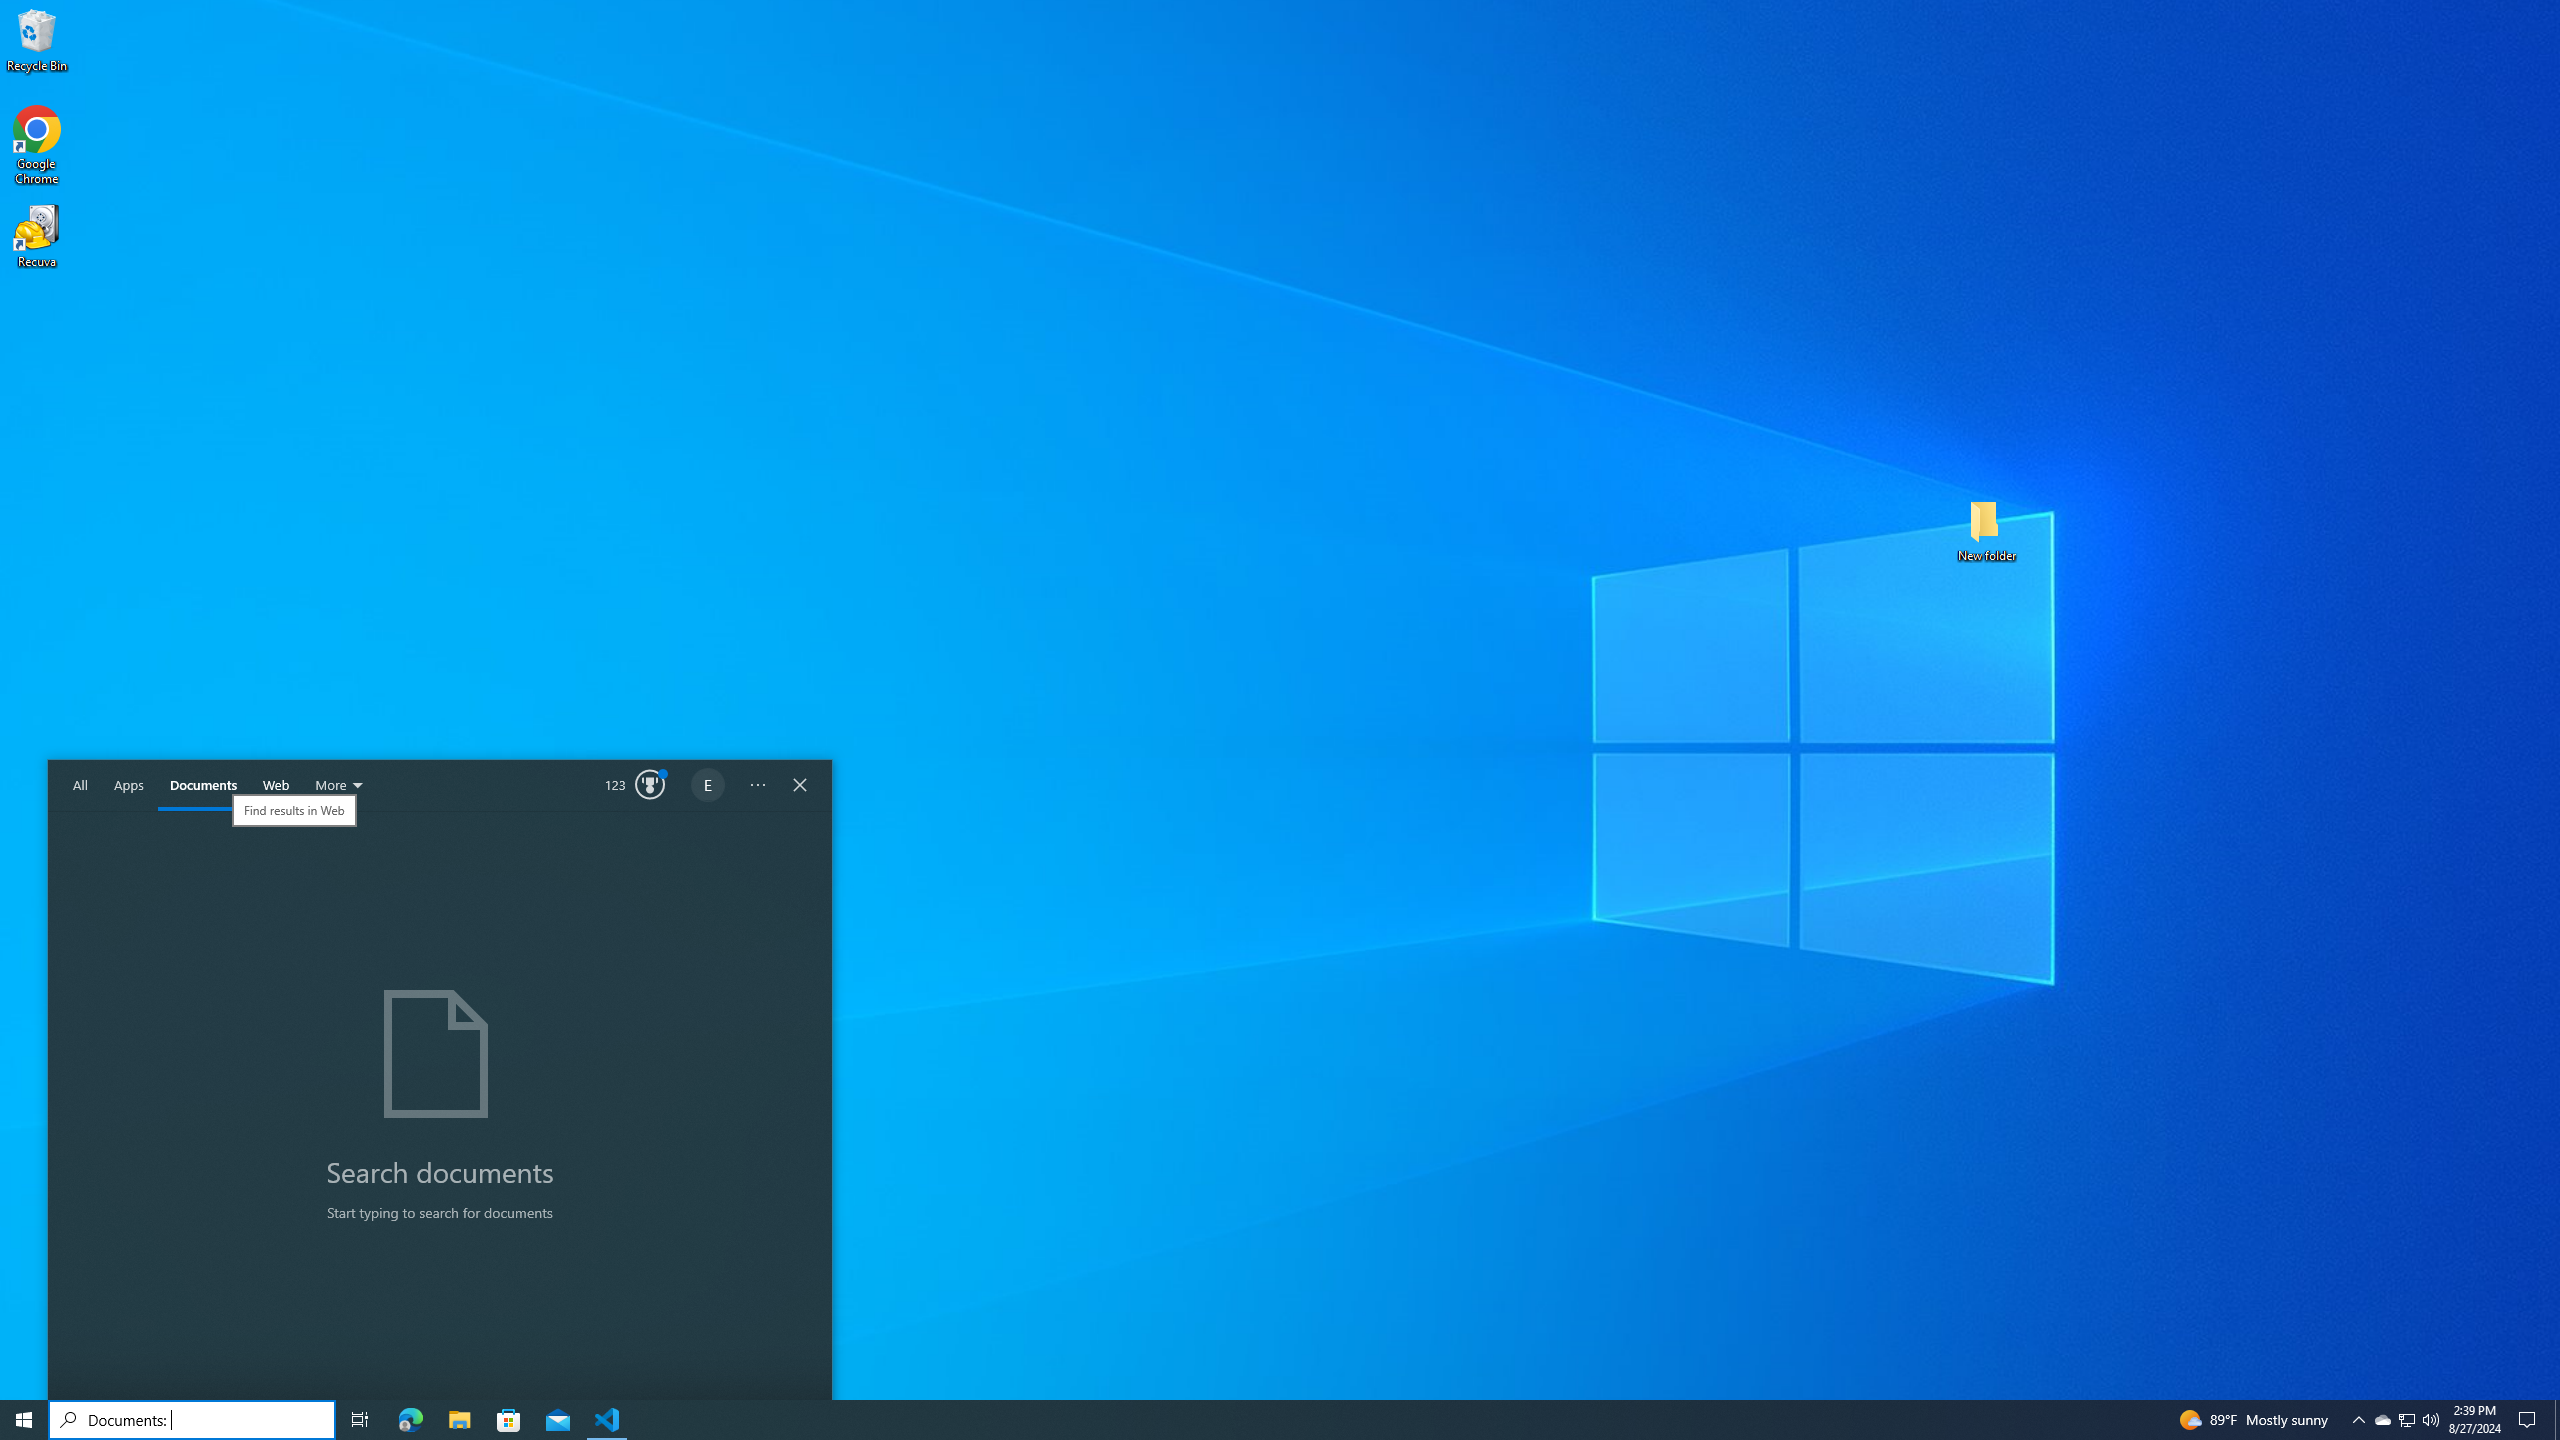  Describe the element at coordinates (293, 809) in the screenshot. I see `'Find results in Web'` at that location.